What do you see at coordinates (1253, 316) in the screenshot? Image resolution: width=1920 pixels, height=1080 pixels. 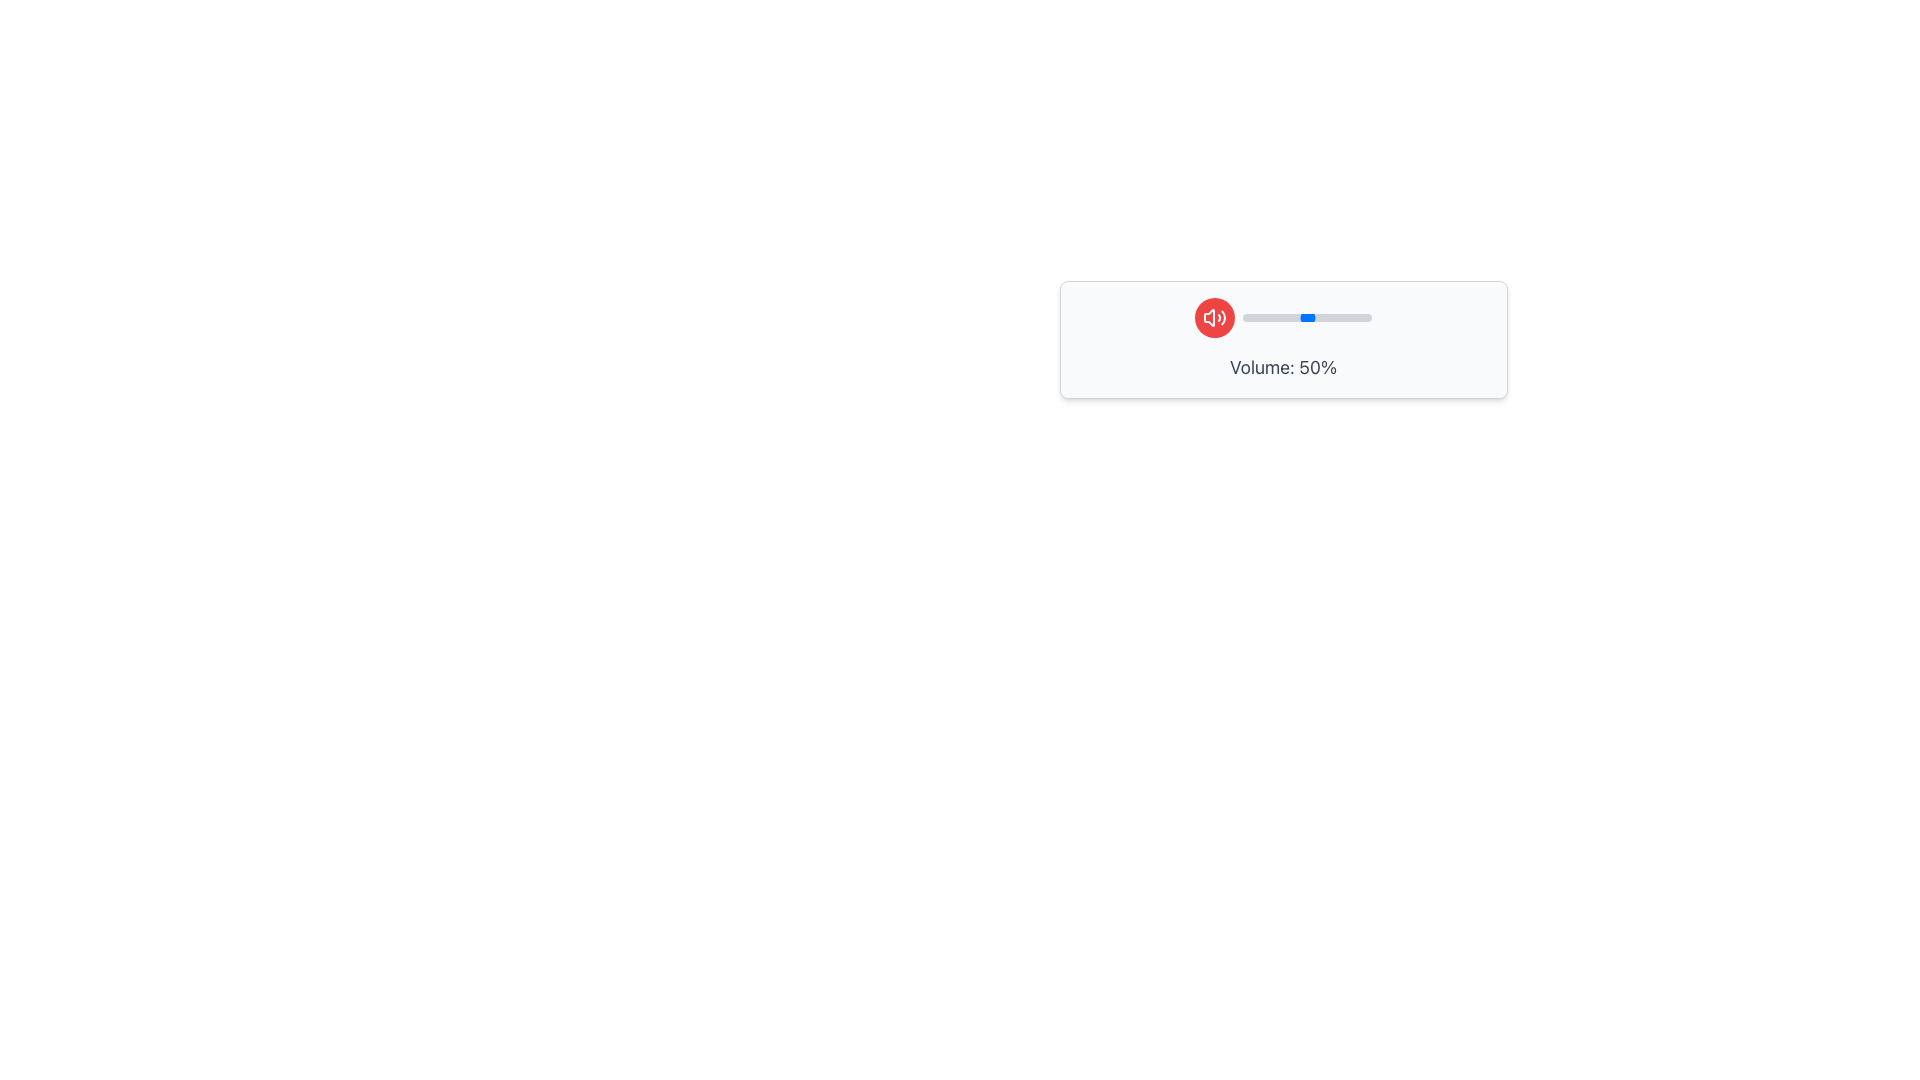 I see `volume` at bounding box center [1253, 316].